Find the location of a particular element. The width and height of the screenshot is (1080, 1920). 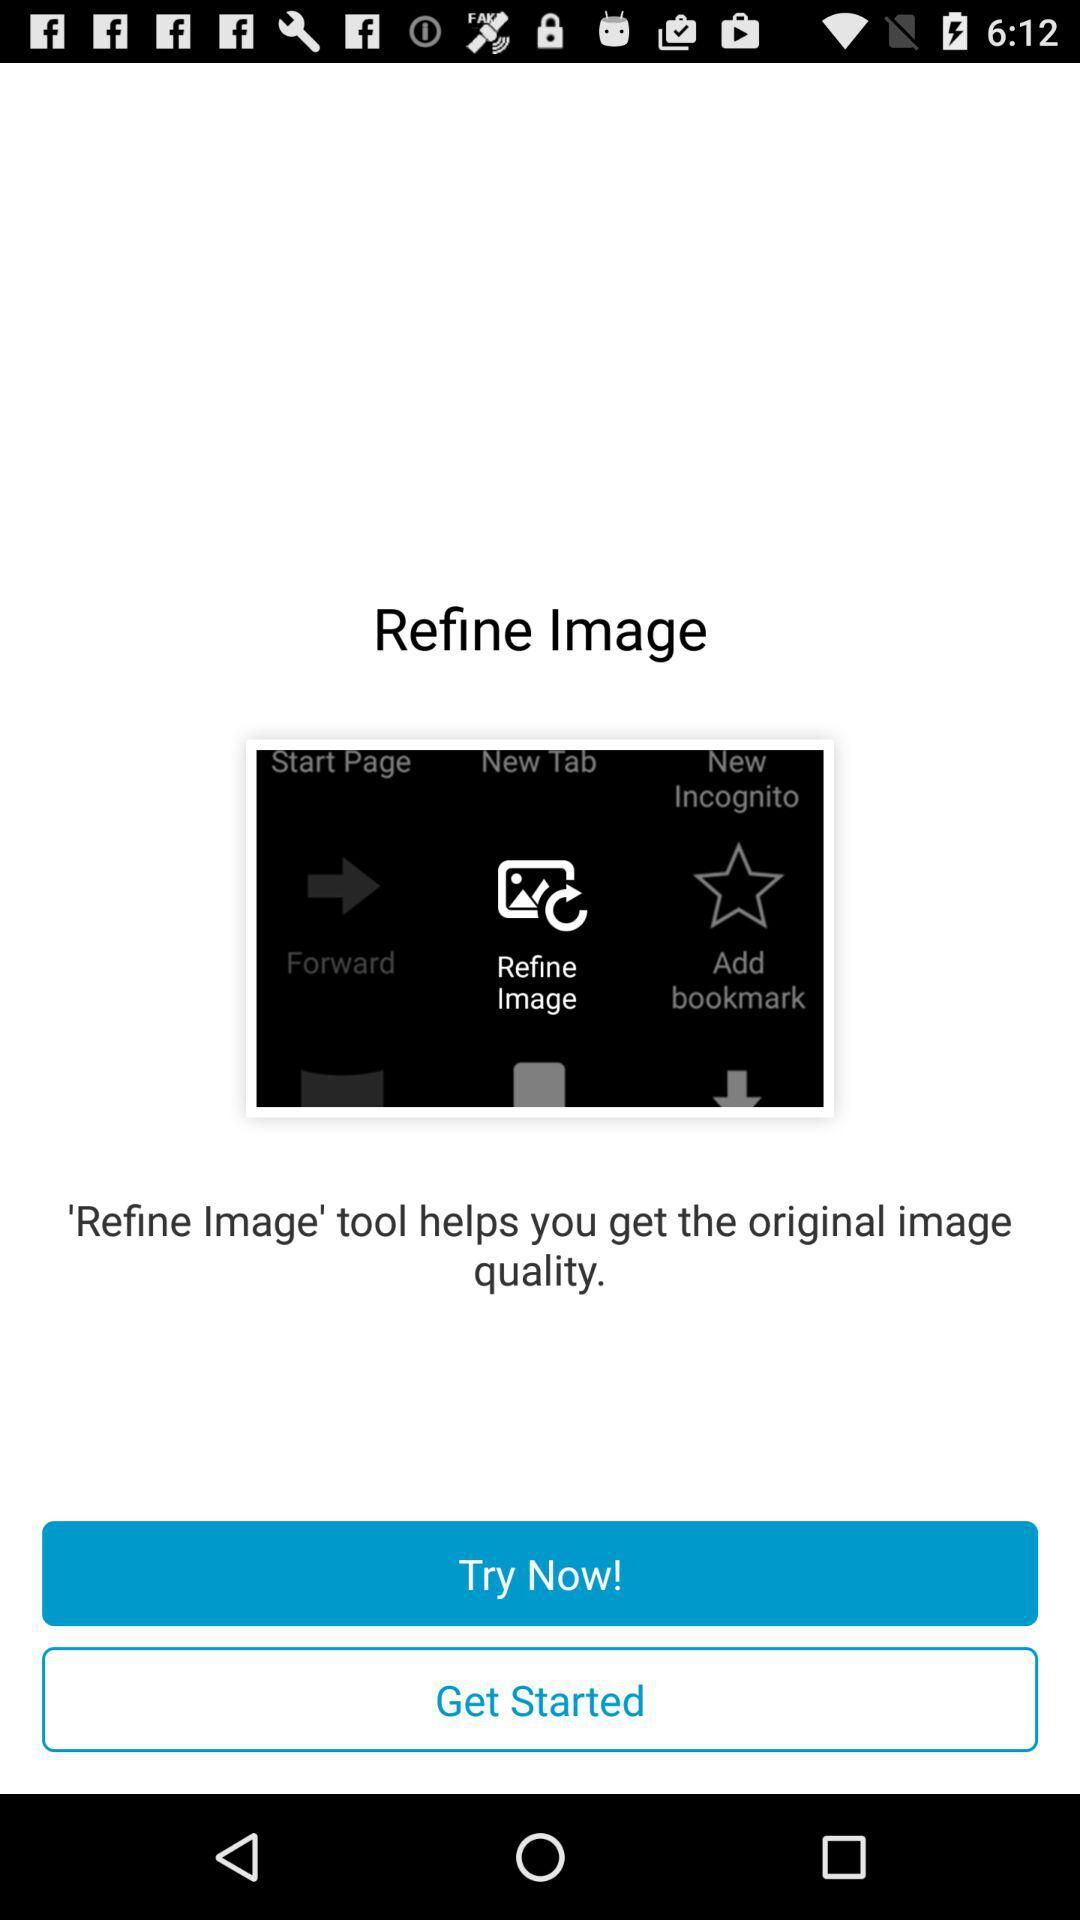

the icon above get started button is located at coordinates (540, 1572).